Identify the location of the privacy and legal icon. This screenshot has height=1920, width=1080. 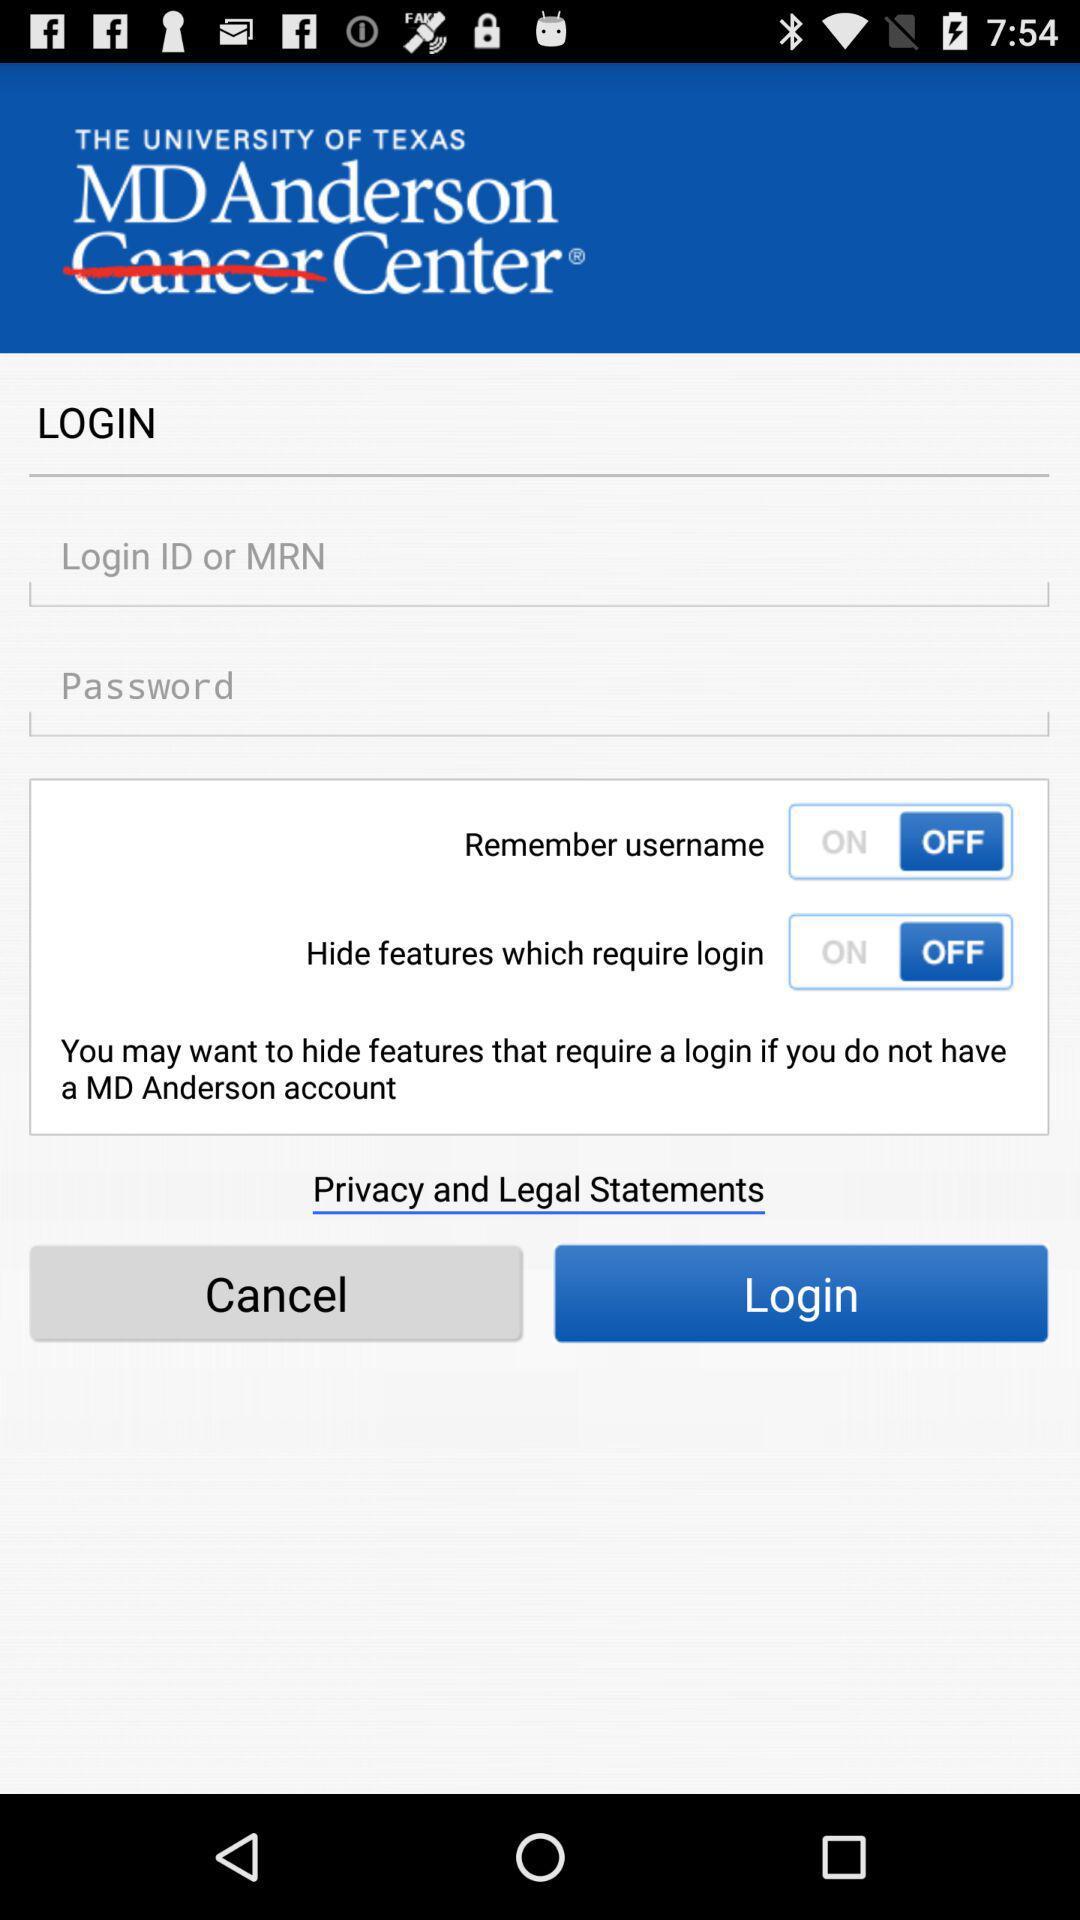
(537, 1188).